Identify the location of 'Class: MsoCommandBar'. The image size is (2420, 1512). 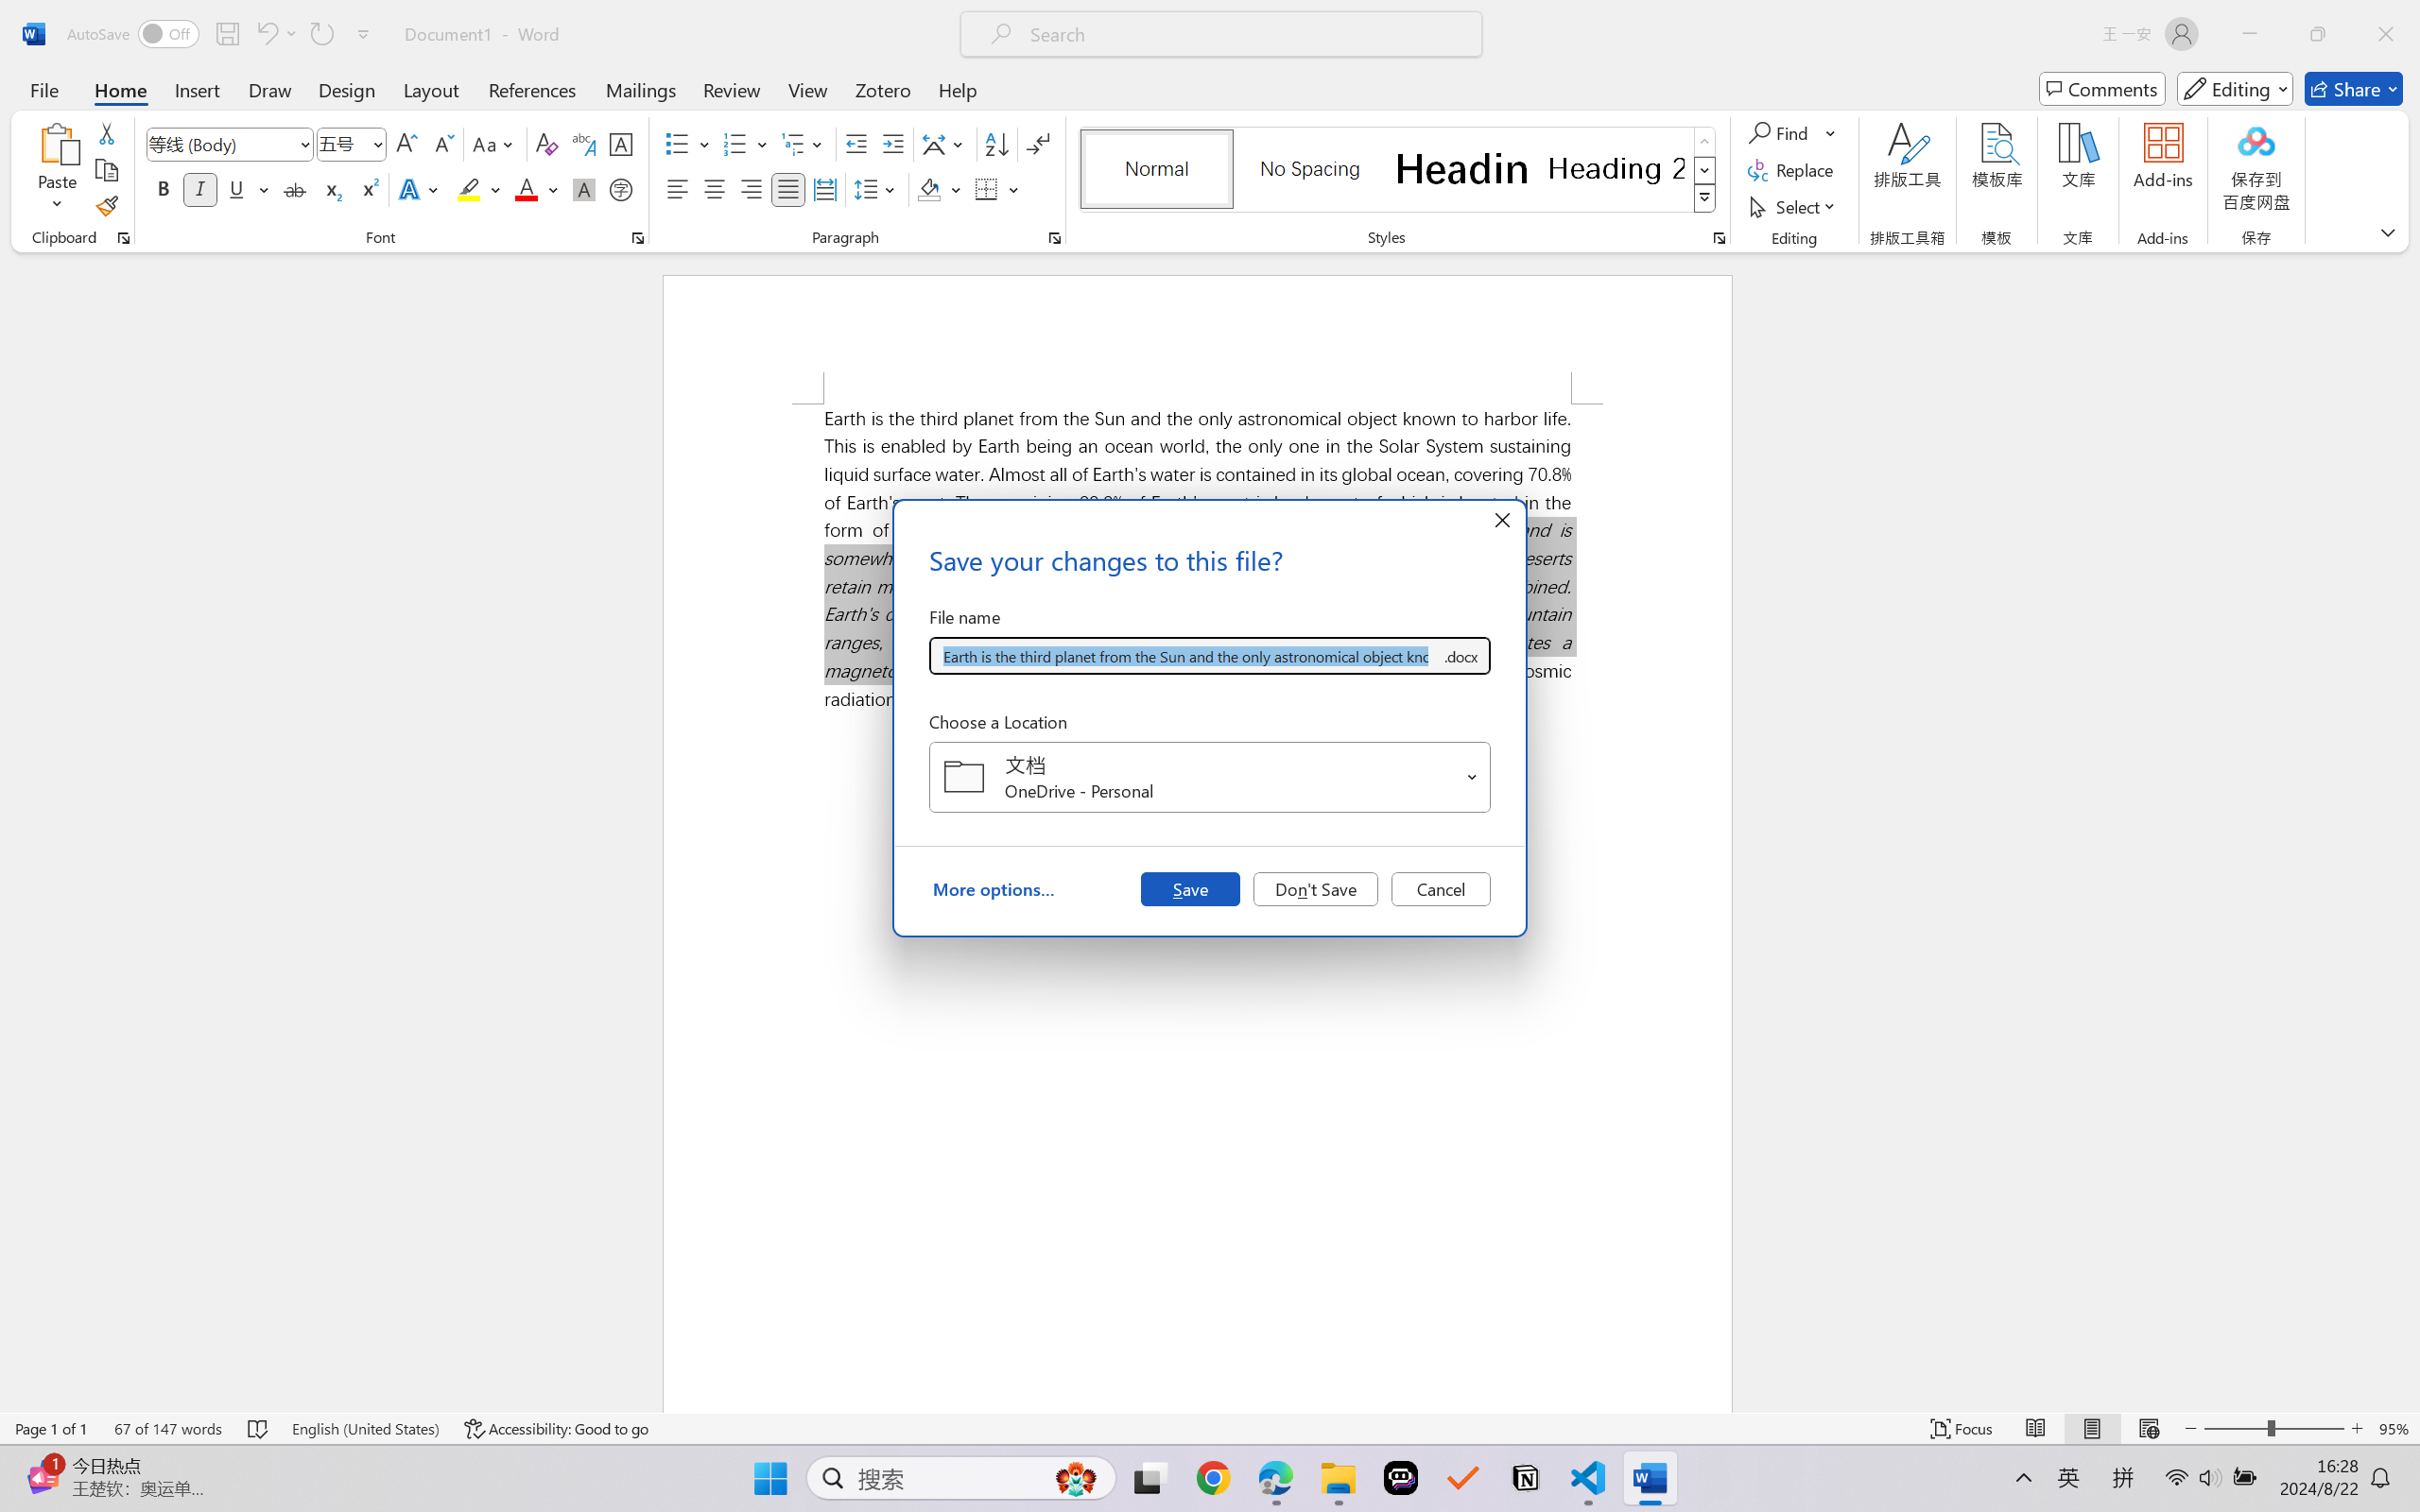
(1210, 1428).